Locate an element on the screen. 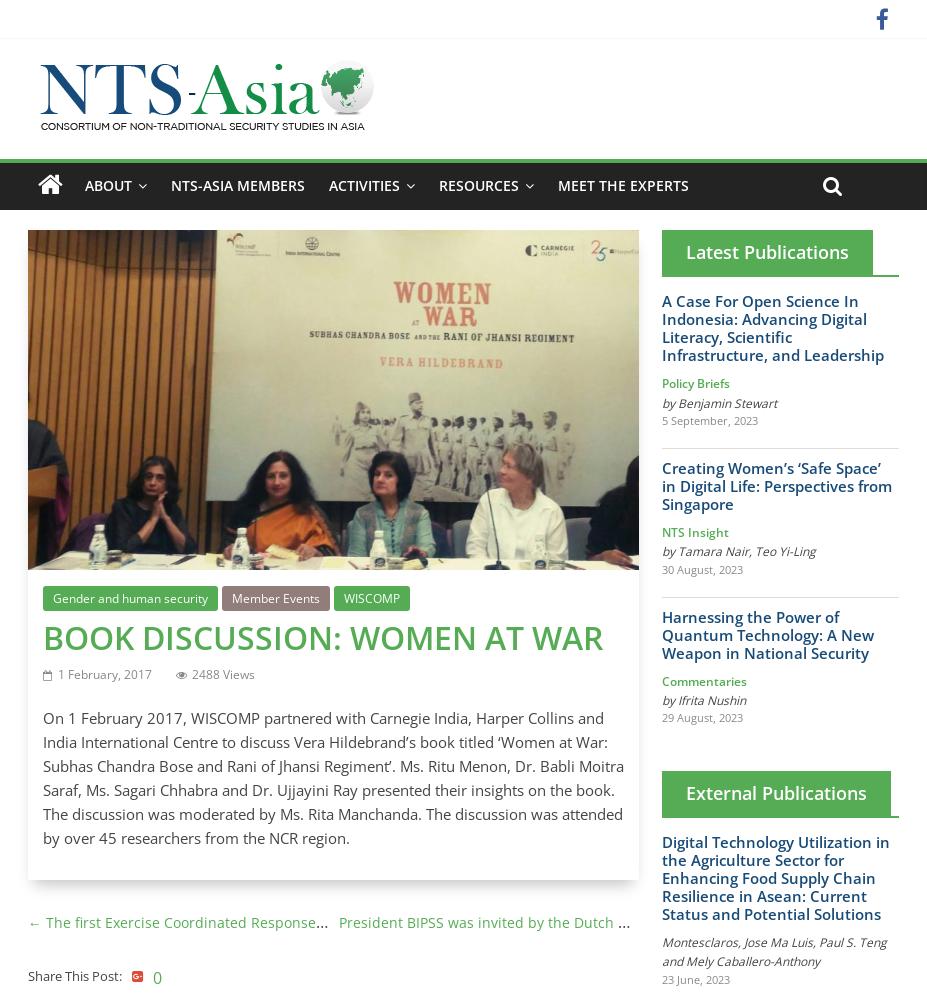 The height and width of the screenshot is (1000, 927). '5 September, 2023' is located at coordinates (708, 419).